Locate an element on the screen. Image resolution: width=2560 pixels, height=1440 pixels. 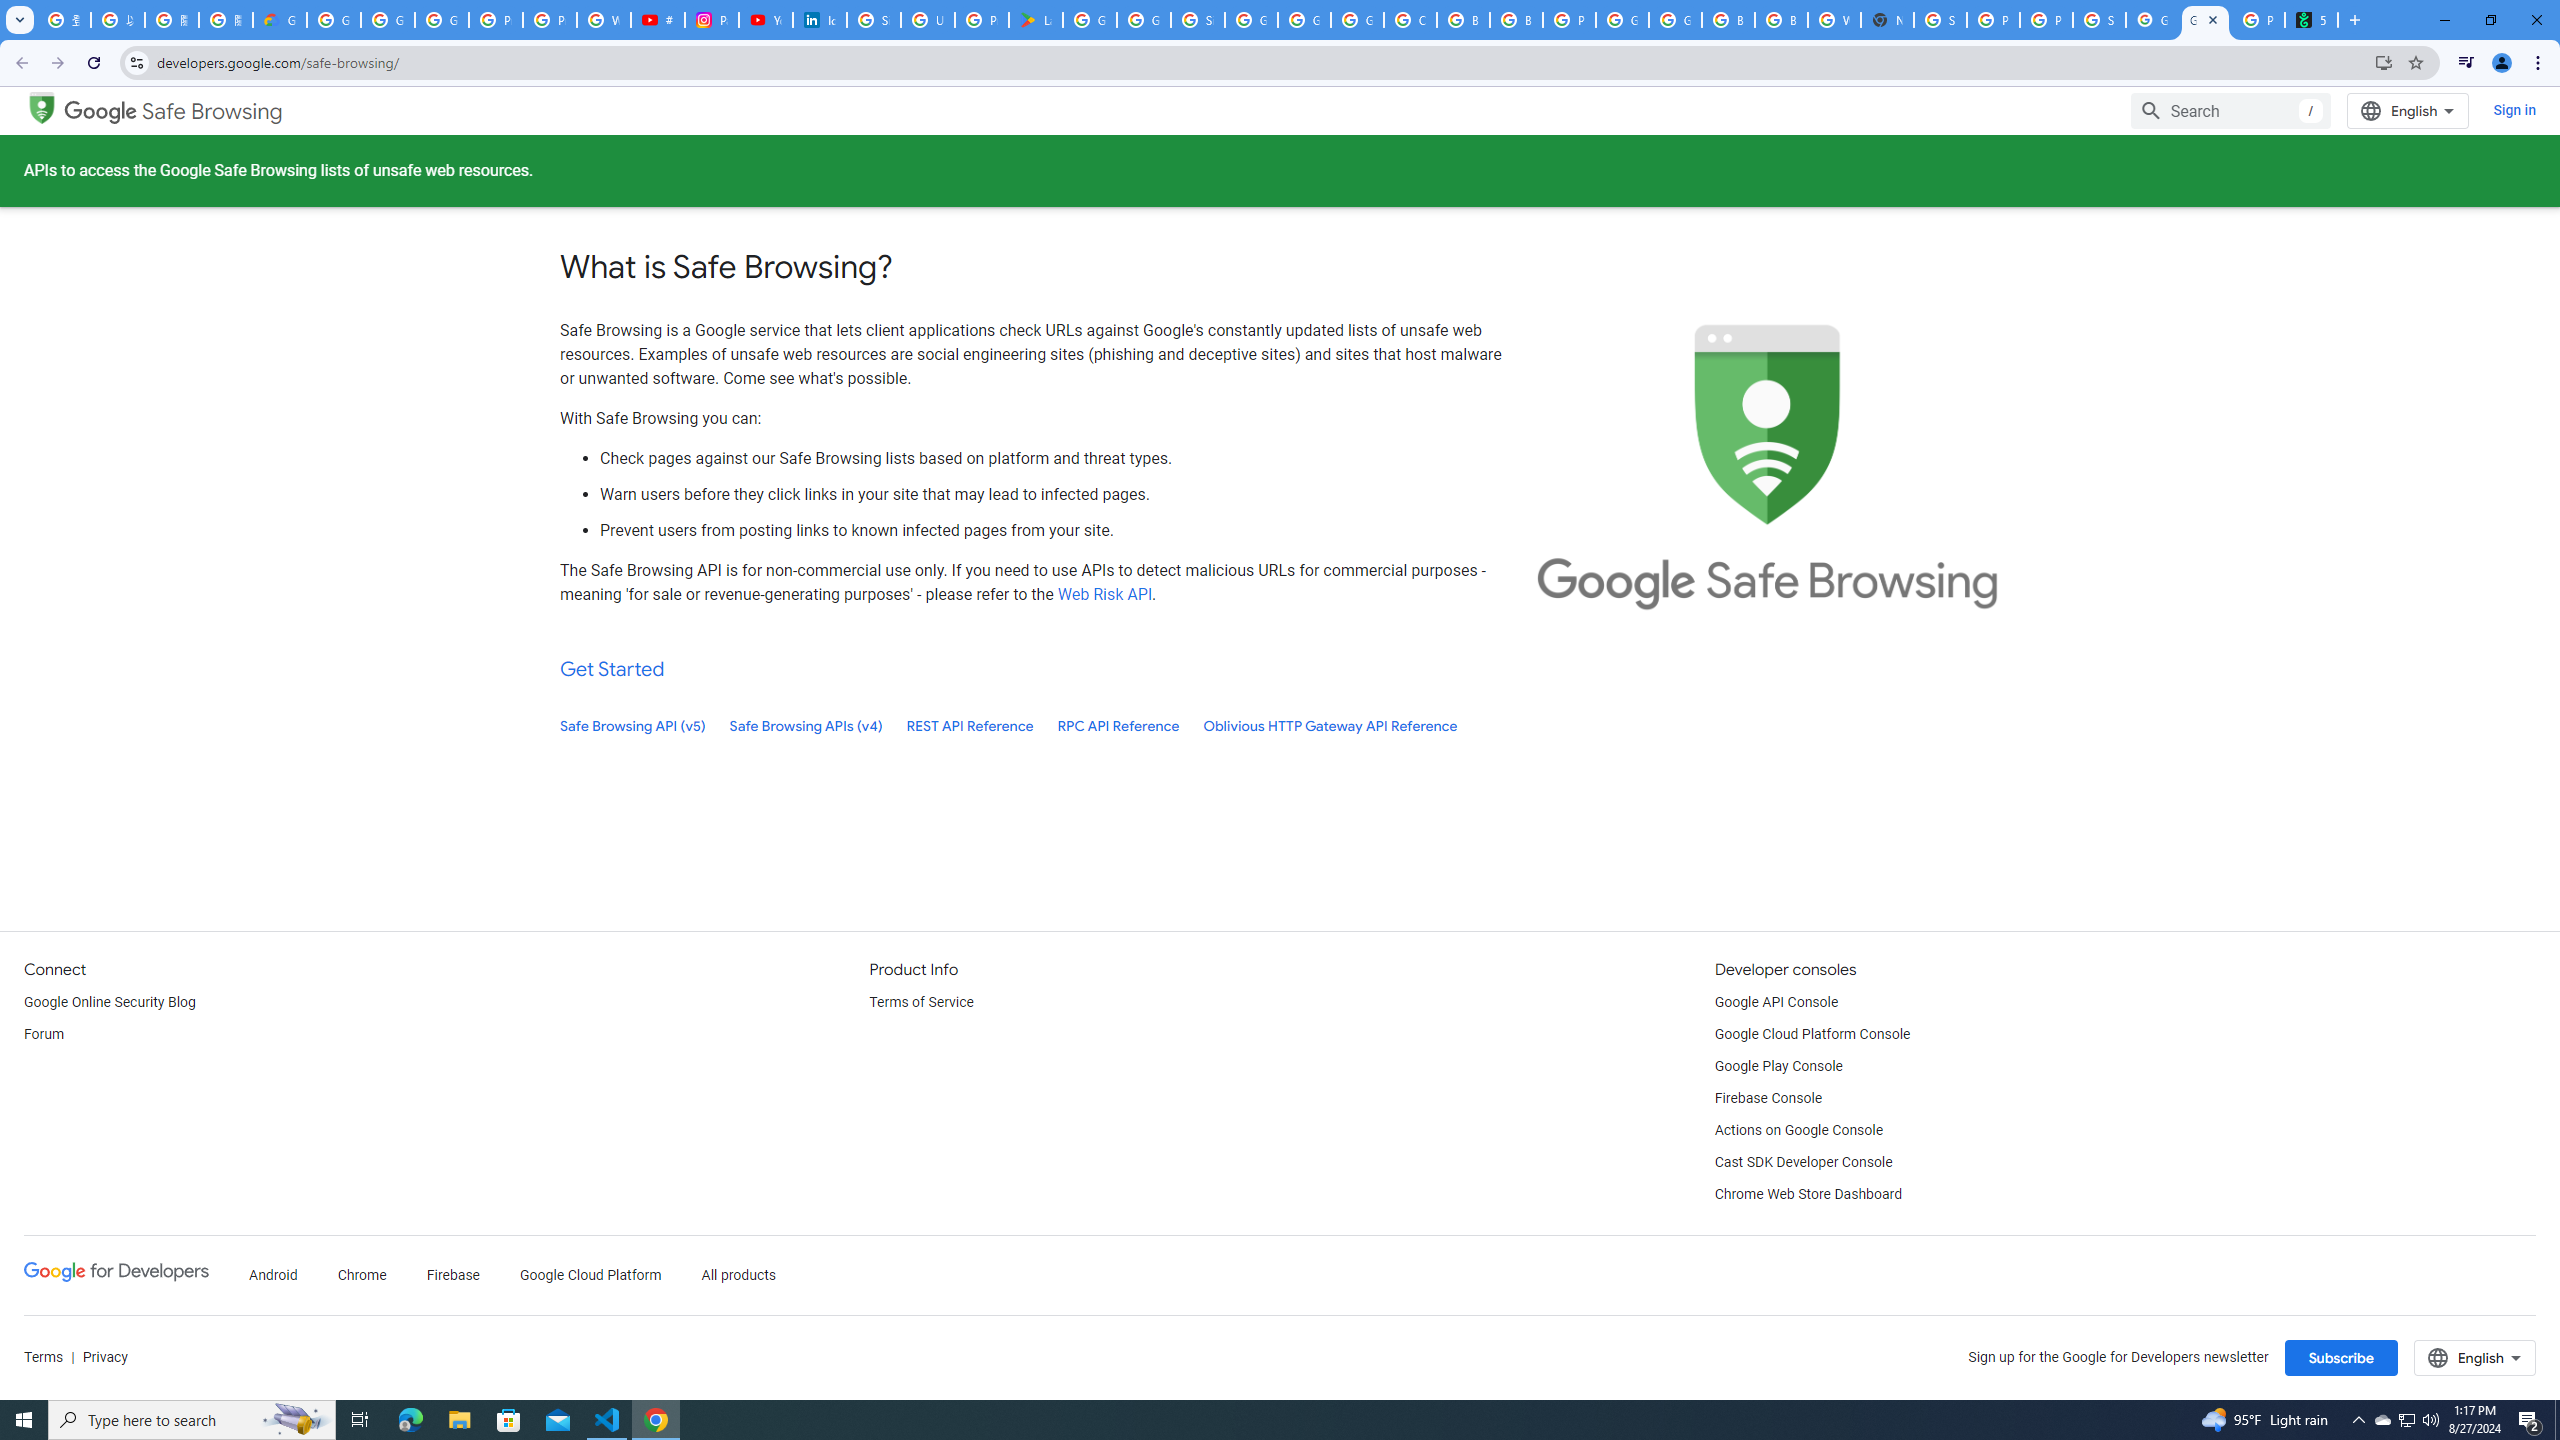
'Browse Chrome as a guest - Computer - Google Chrome Help' is located at coordinates (1728, 19).